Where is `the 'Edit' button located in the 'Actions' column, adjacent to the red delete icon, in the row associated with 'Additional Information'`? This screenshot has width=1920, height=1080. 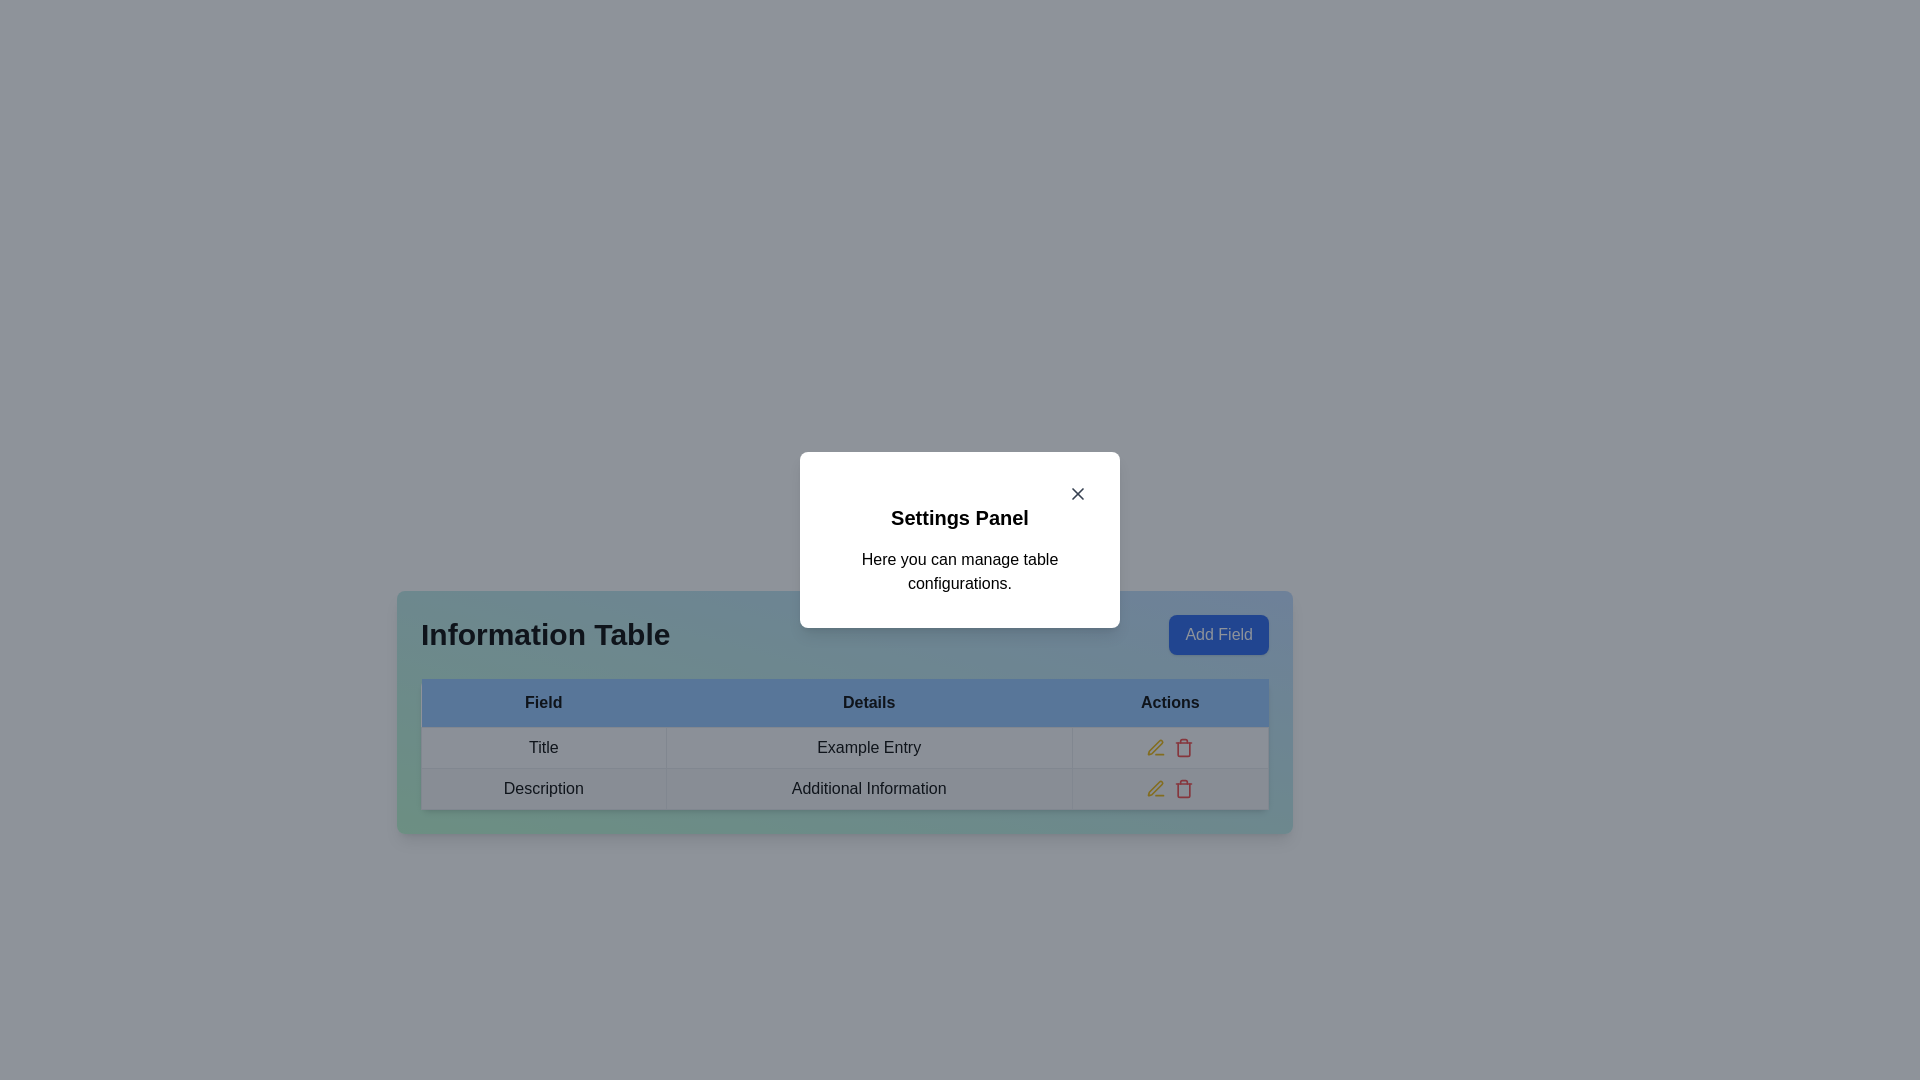 the 'Edit' button located in the 'Actions' column, adjacent to the red delete icon, in the row associated with 'Additional Information' is located at coordinates (1156, 788).